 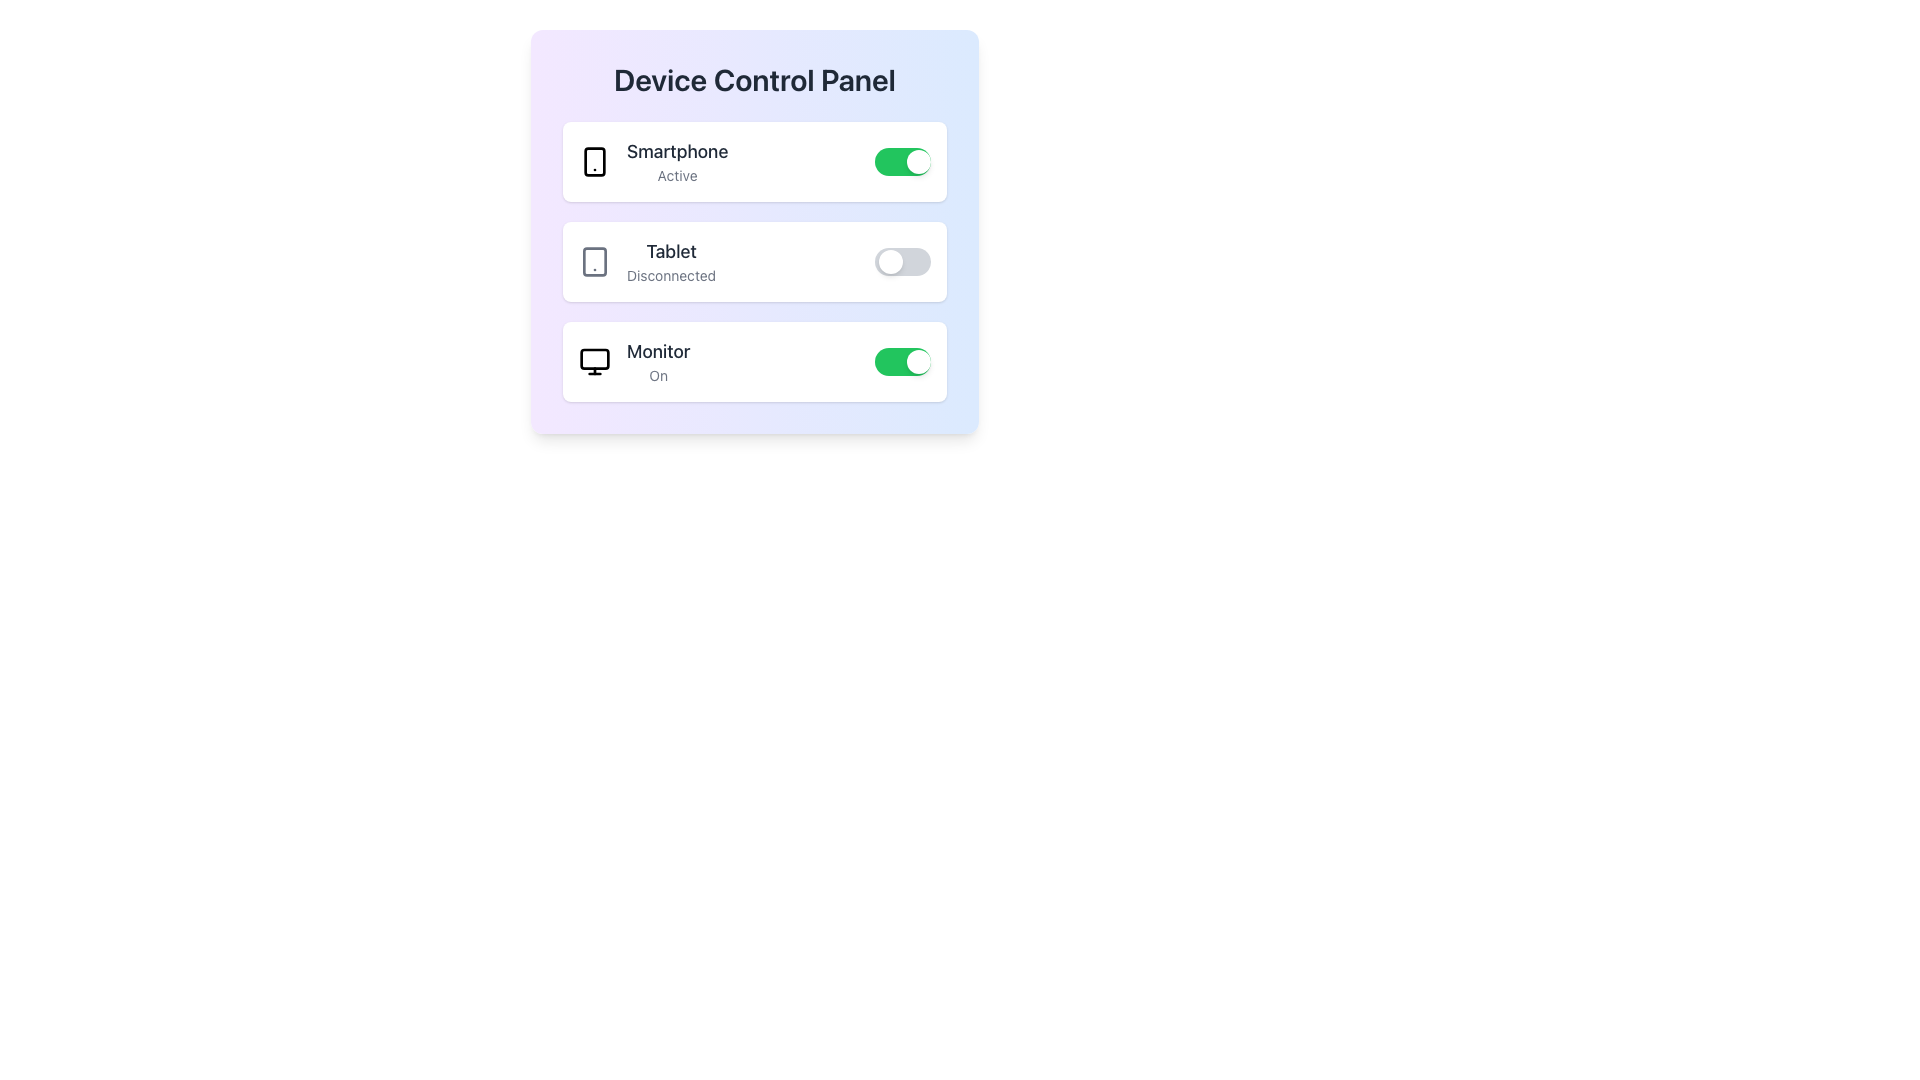 I want to click on the status of the active computer monitor icon, which is highlighted with a green accent and positioned next to the text 'Monitor' and 'On' in the Device Control Panel, so click(x=594, y=362).